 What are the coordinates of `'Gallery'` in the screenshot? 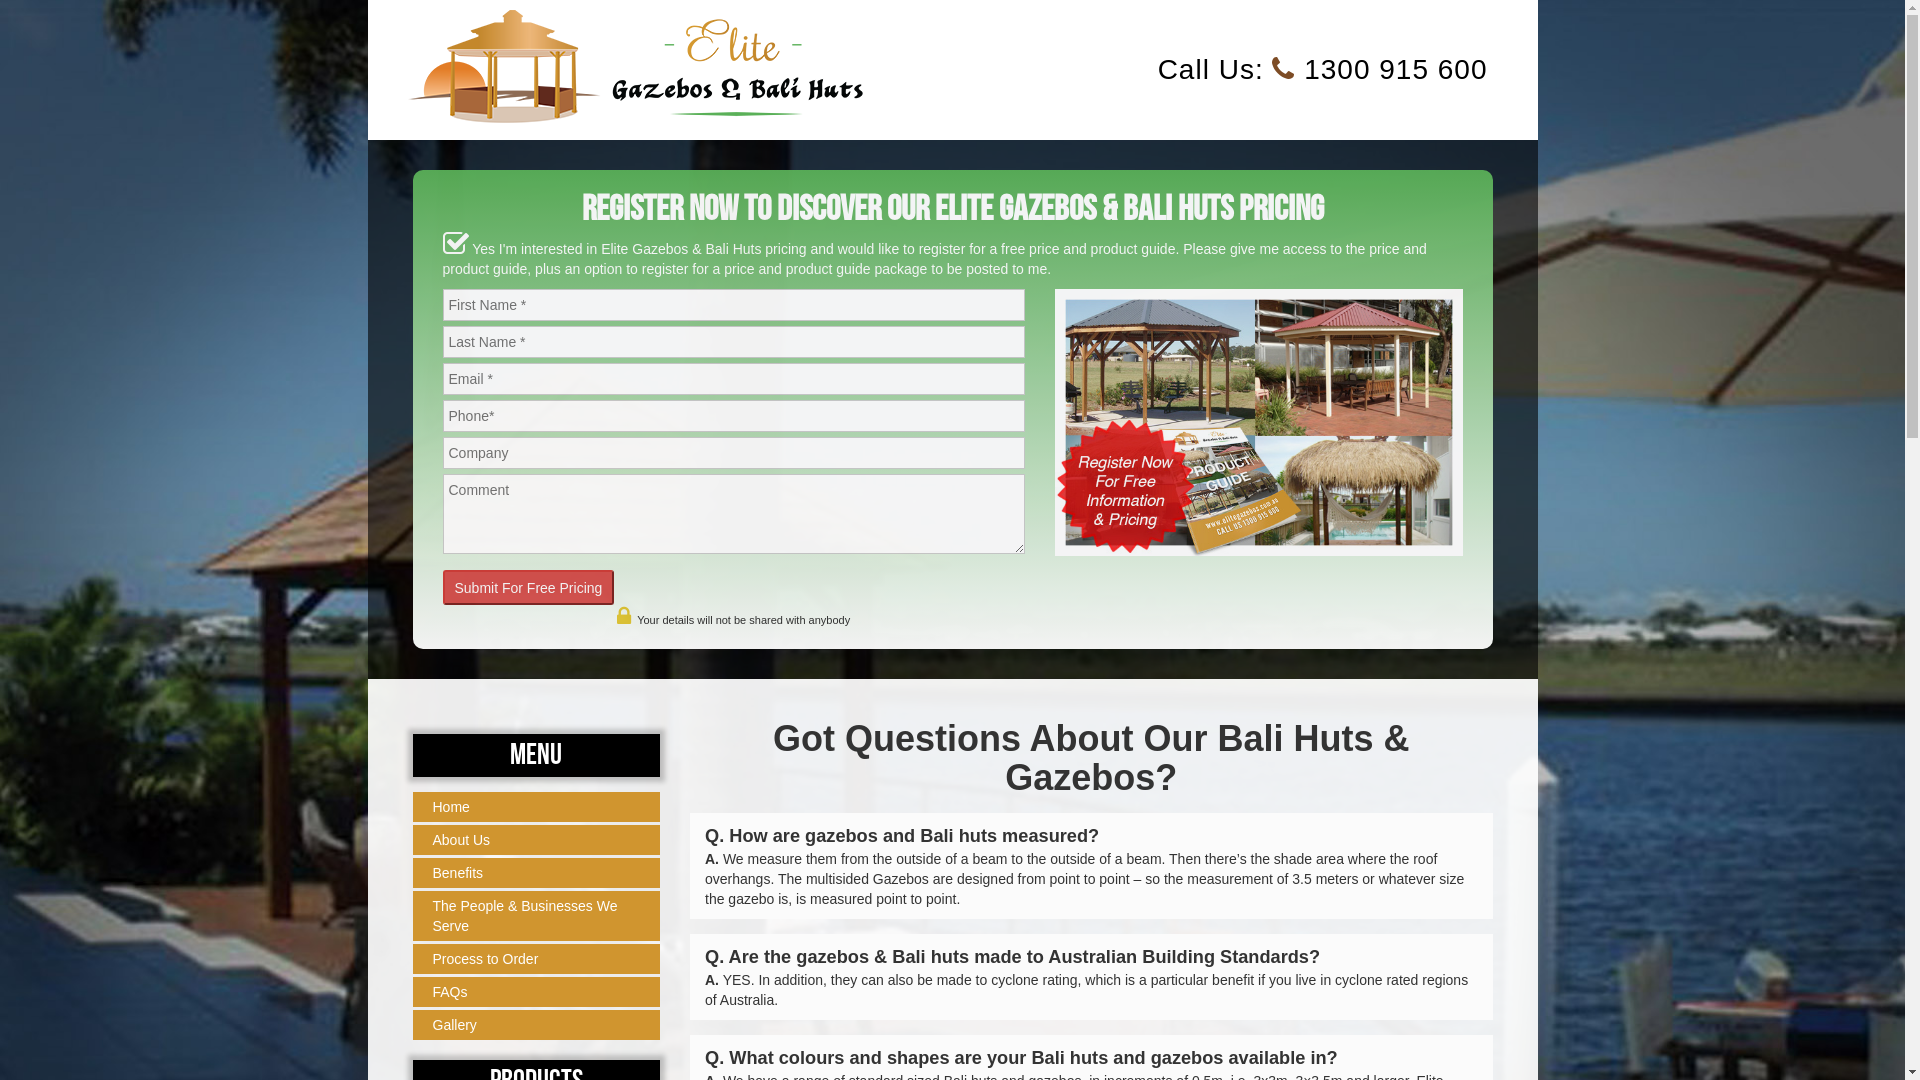 It's located at (536, 1025).